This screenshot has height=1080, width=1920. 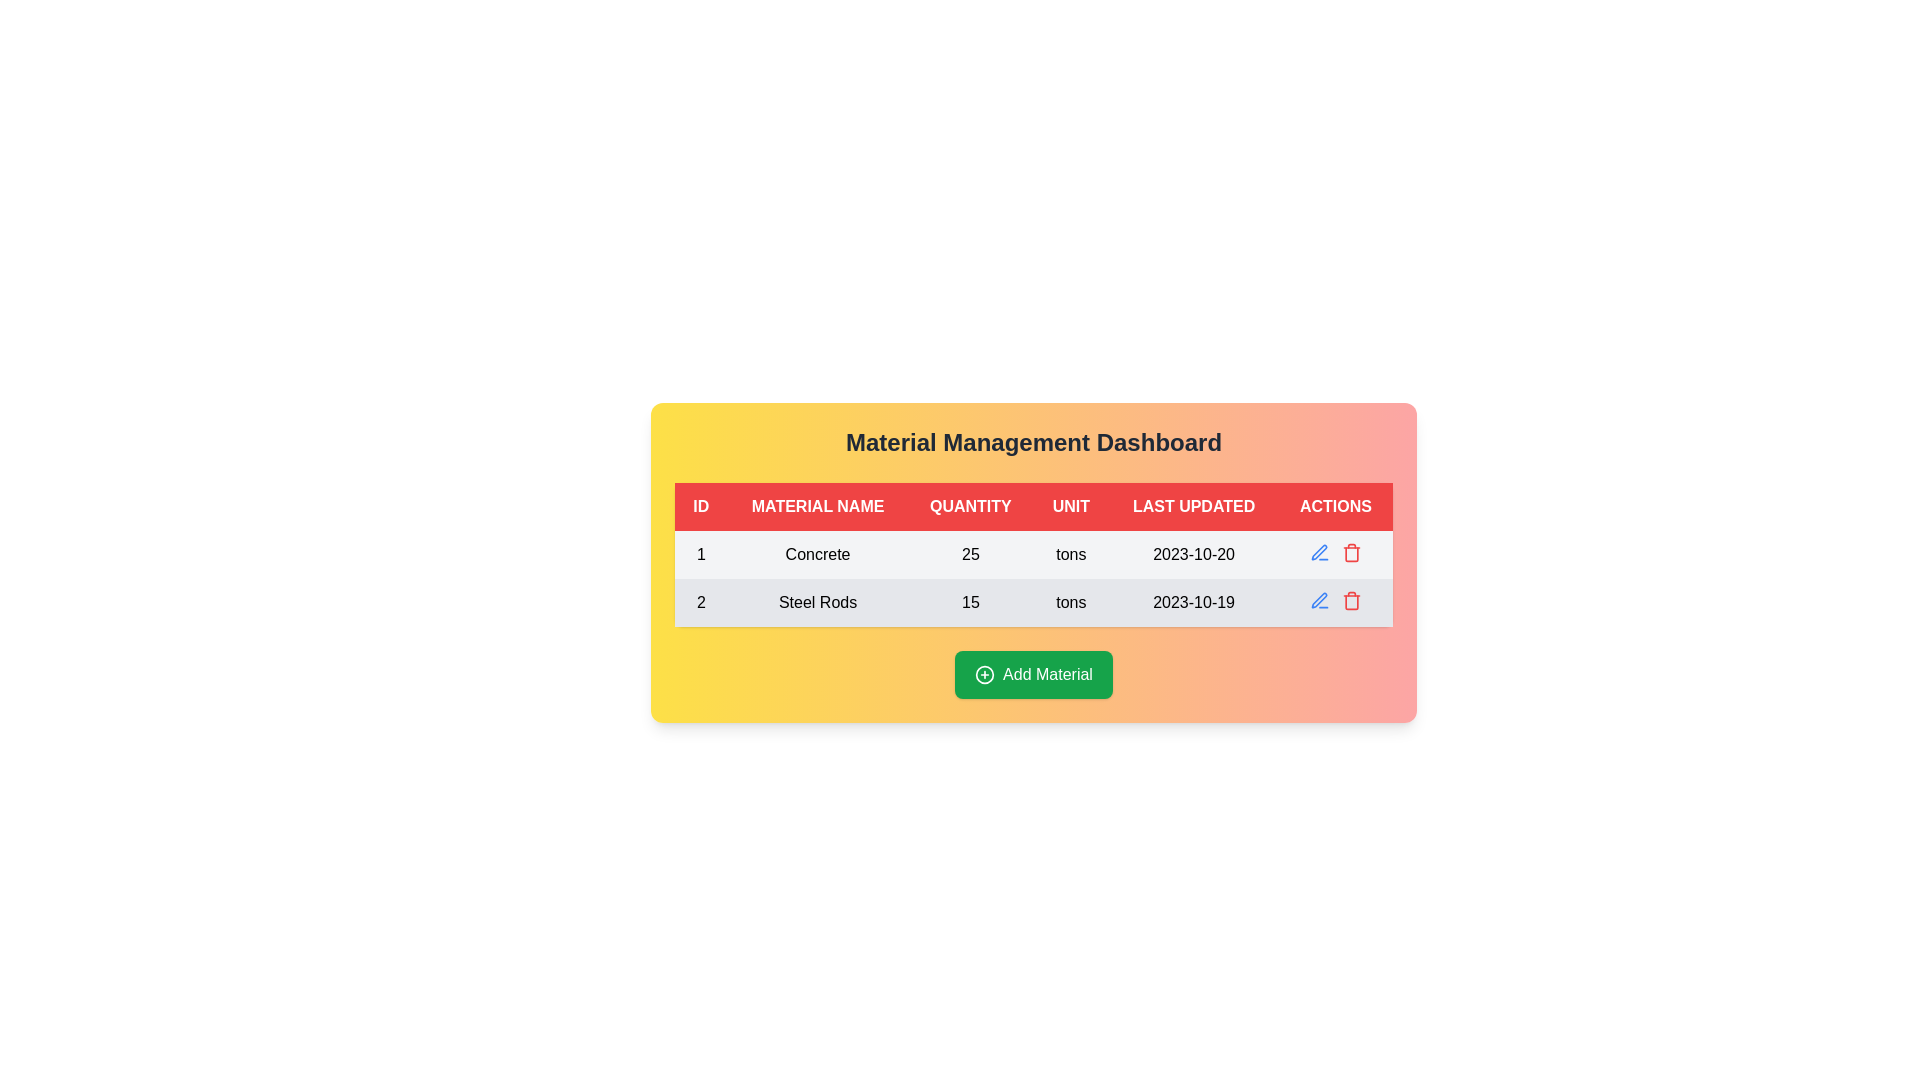 What do you see at coordinates (701, 601) in the screenshot?
I see `text content of the first cell displaying the value '2' in the second row of the table representing 'Steel Rods'` at bounding box center [701, 601].